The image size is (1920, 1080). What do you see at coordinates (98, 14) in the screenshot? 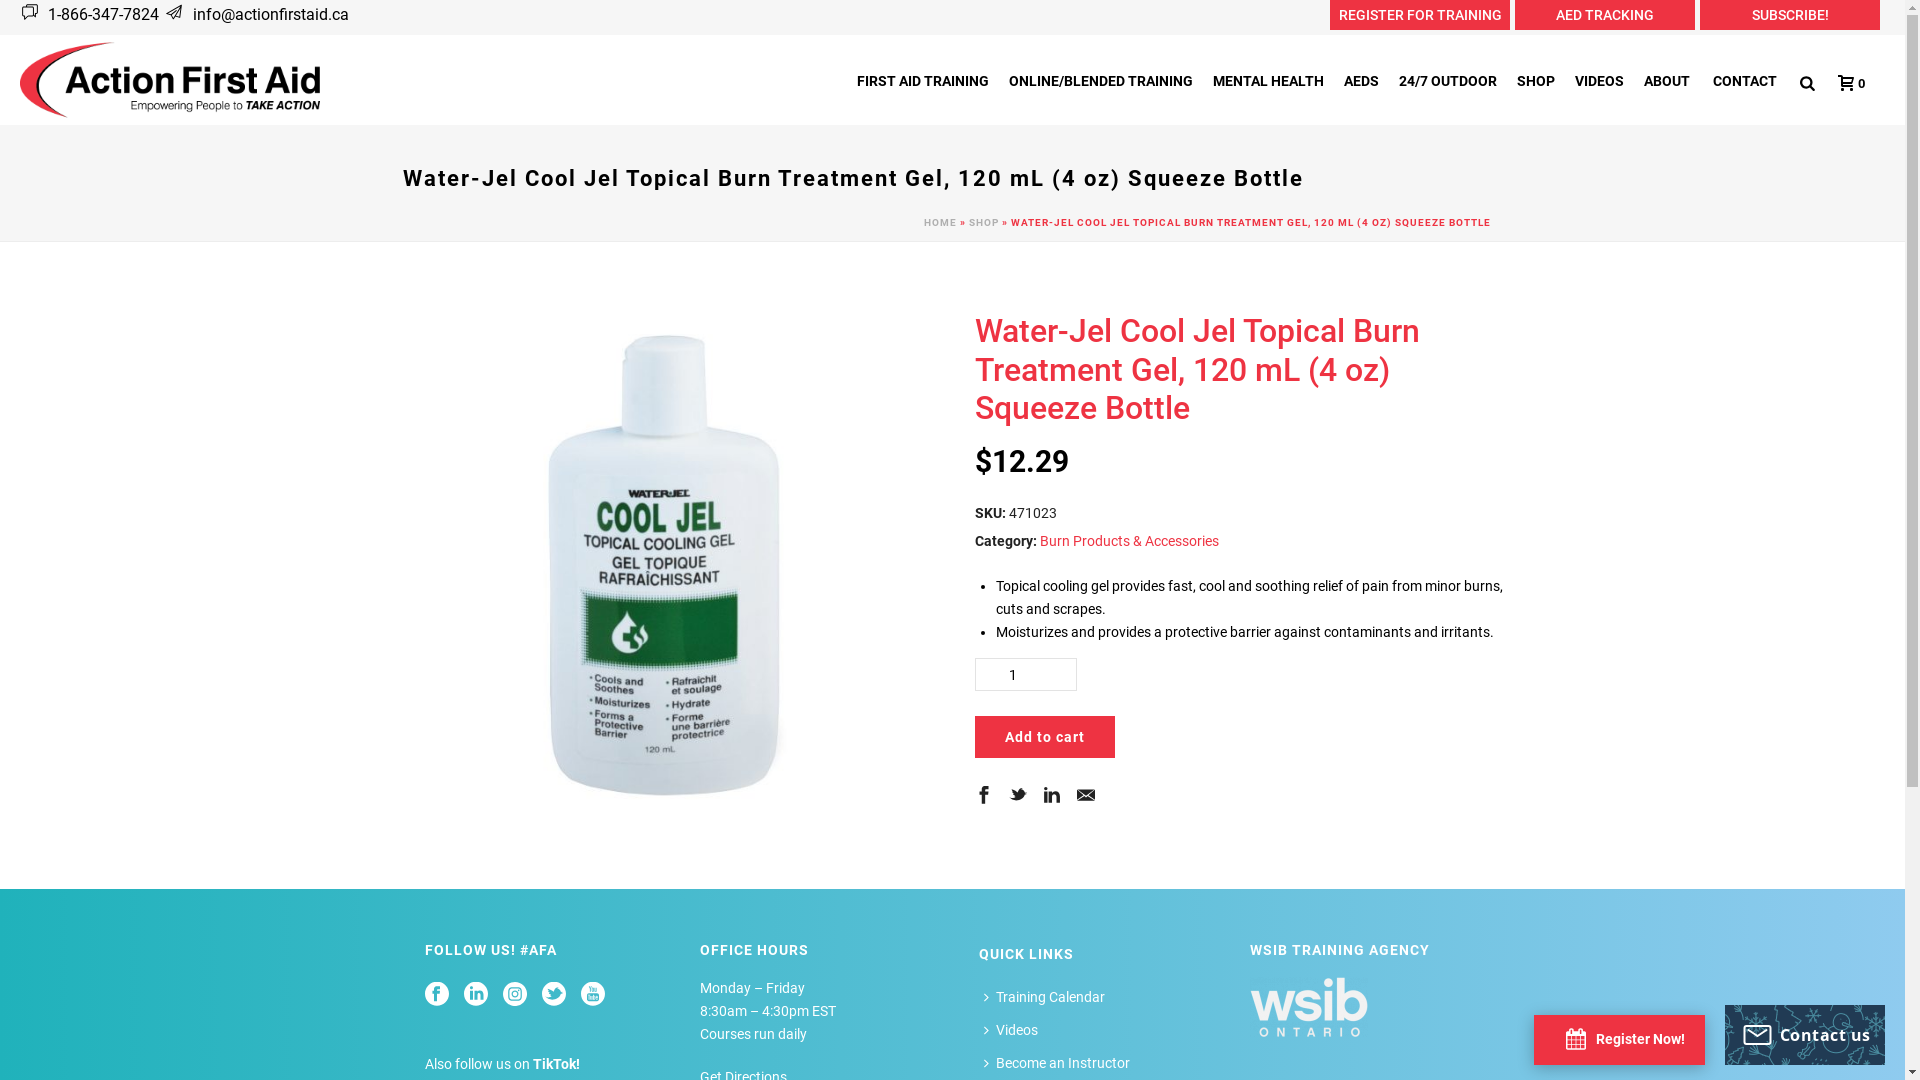
I see `'  1-866-347-7824'` at bounding box center [98, 14].